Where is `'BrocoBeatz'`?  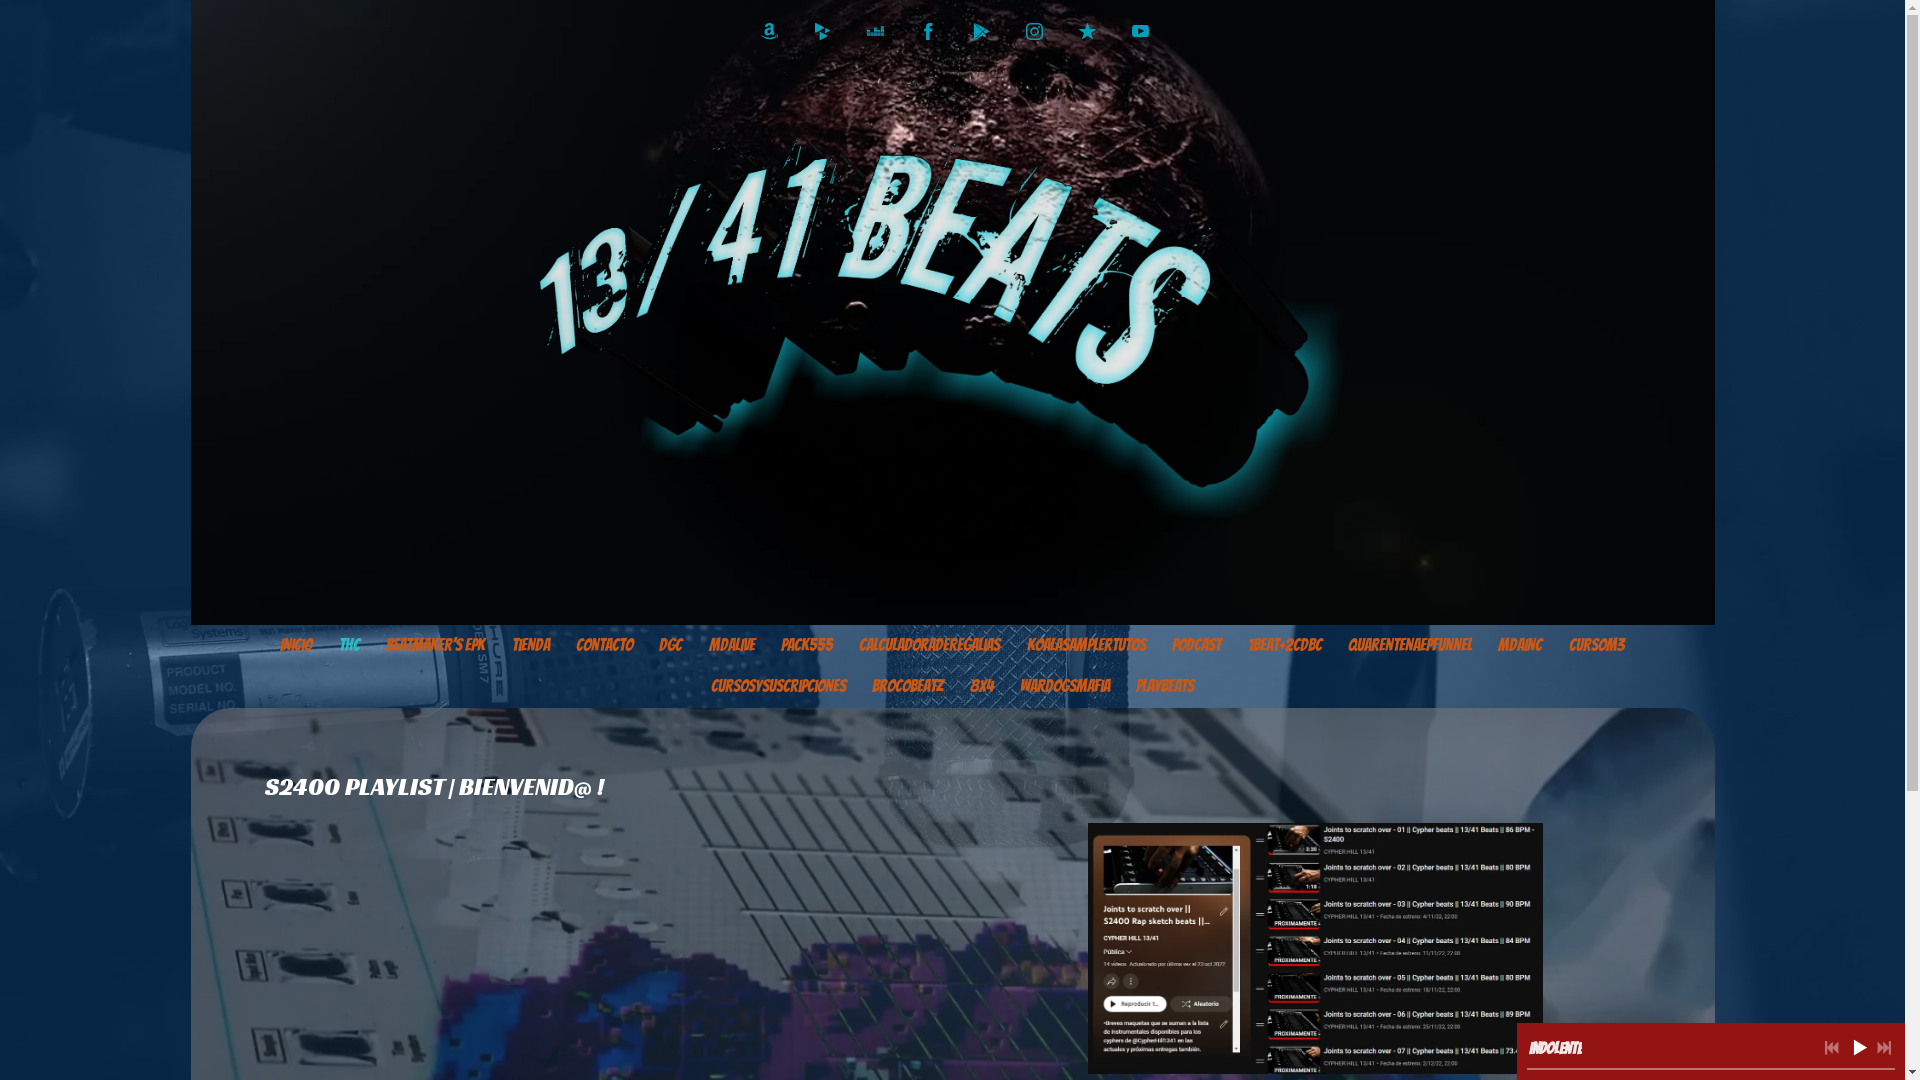 'BrocoBeatz' is located at coordinates (906, 685).